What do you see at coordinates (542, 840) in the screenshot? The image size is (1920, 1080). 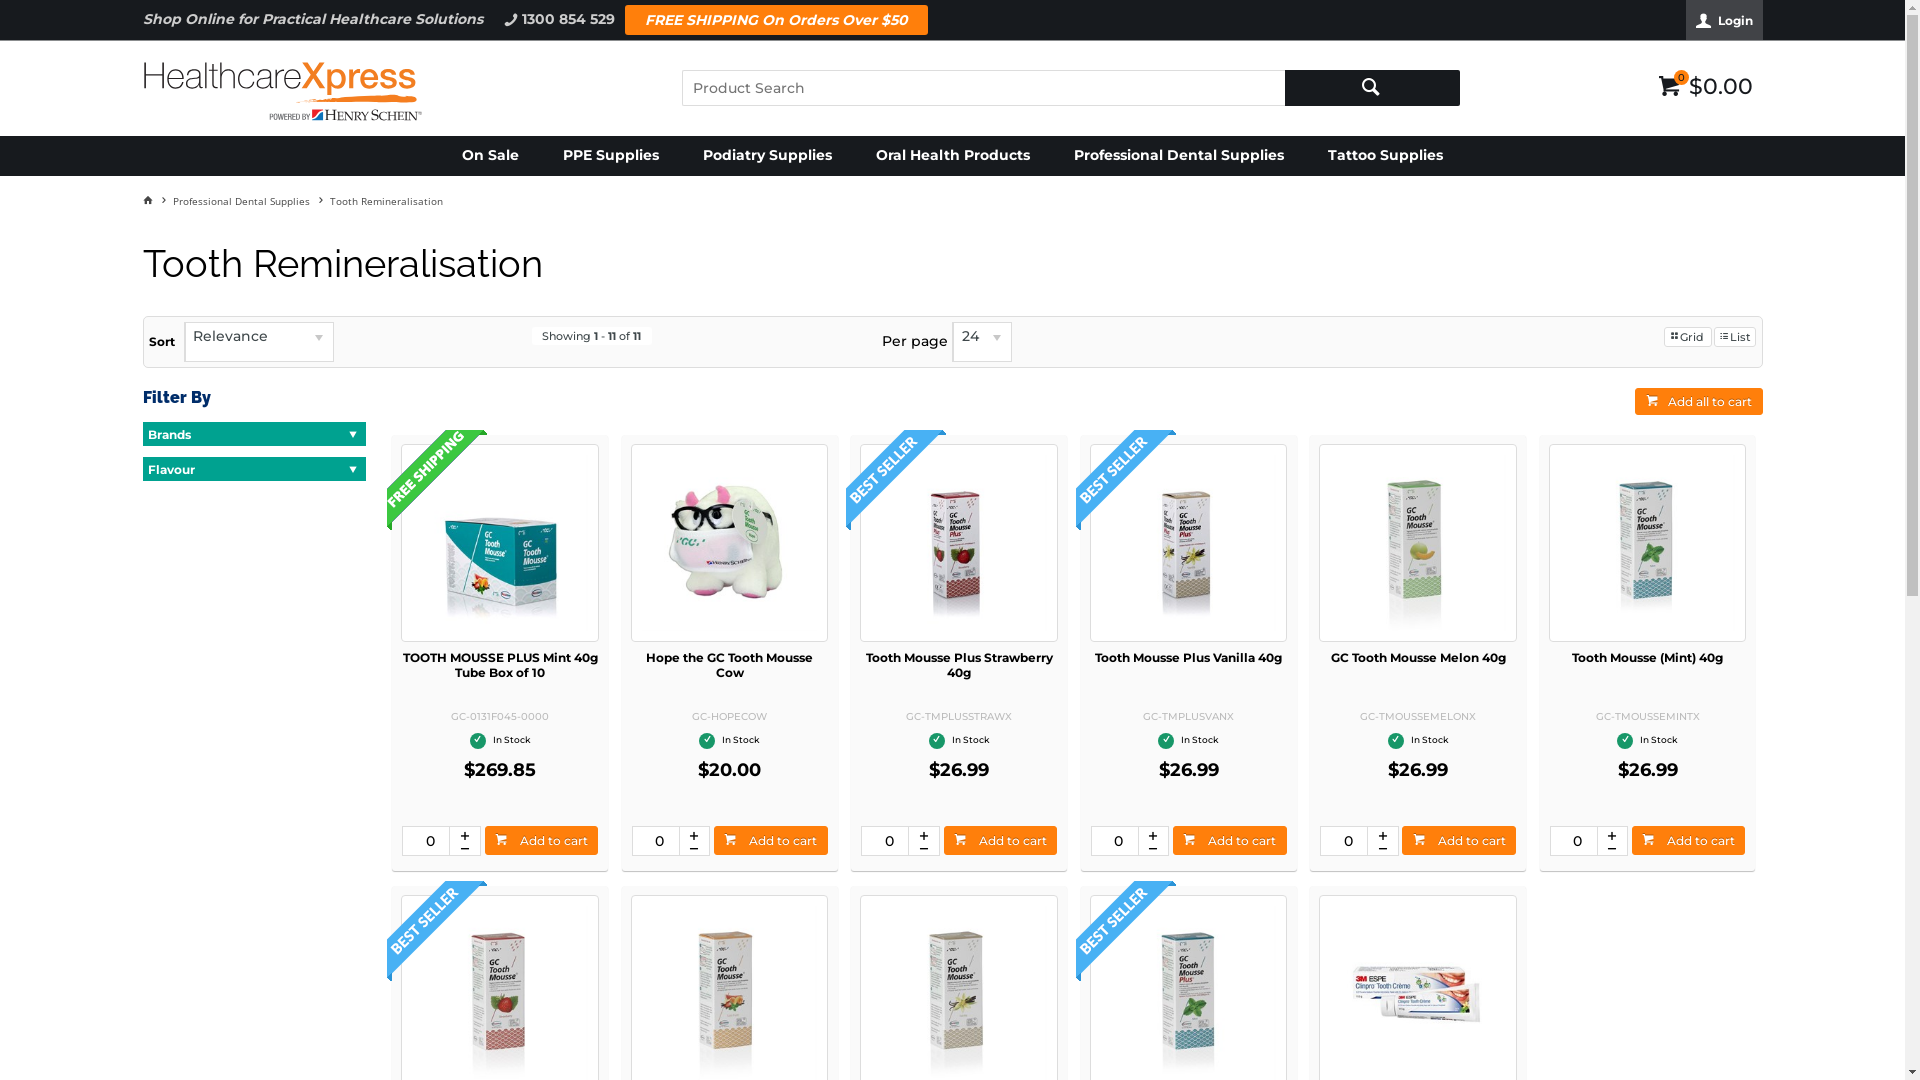 I see `'Add to cart'` at bounding box center [542, 840].